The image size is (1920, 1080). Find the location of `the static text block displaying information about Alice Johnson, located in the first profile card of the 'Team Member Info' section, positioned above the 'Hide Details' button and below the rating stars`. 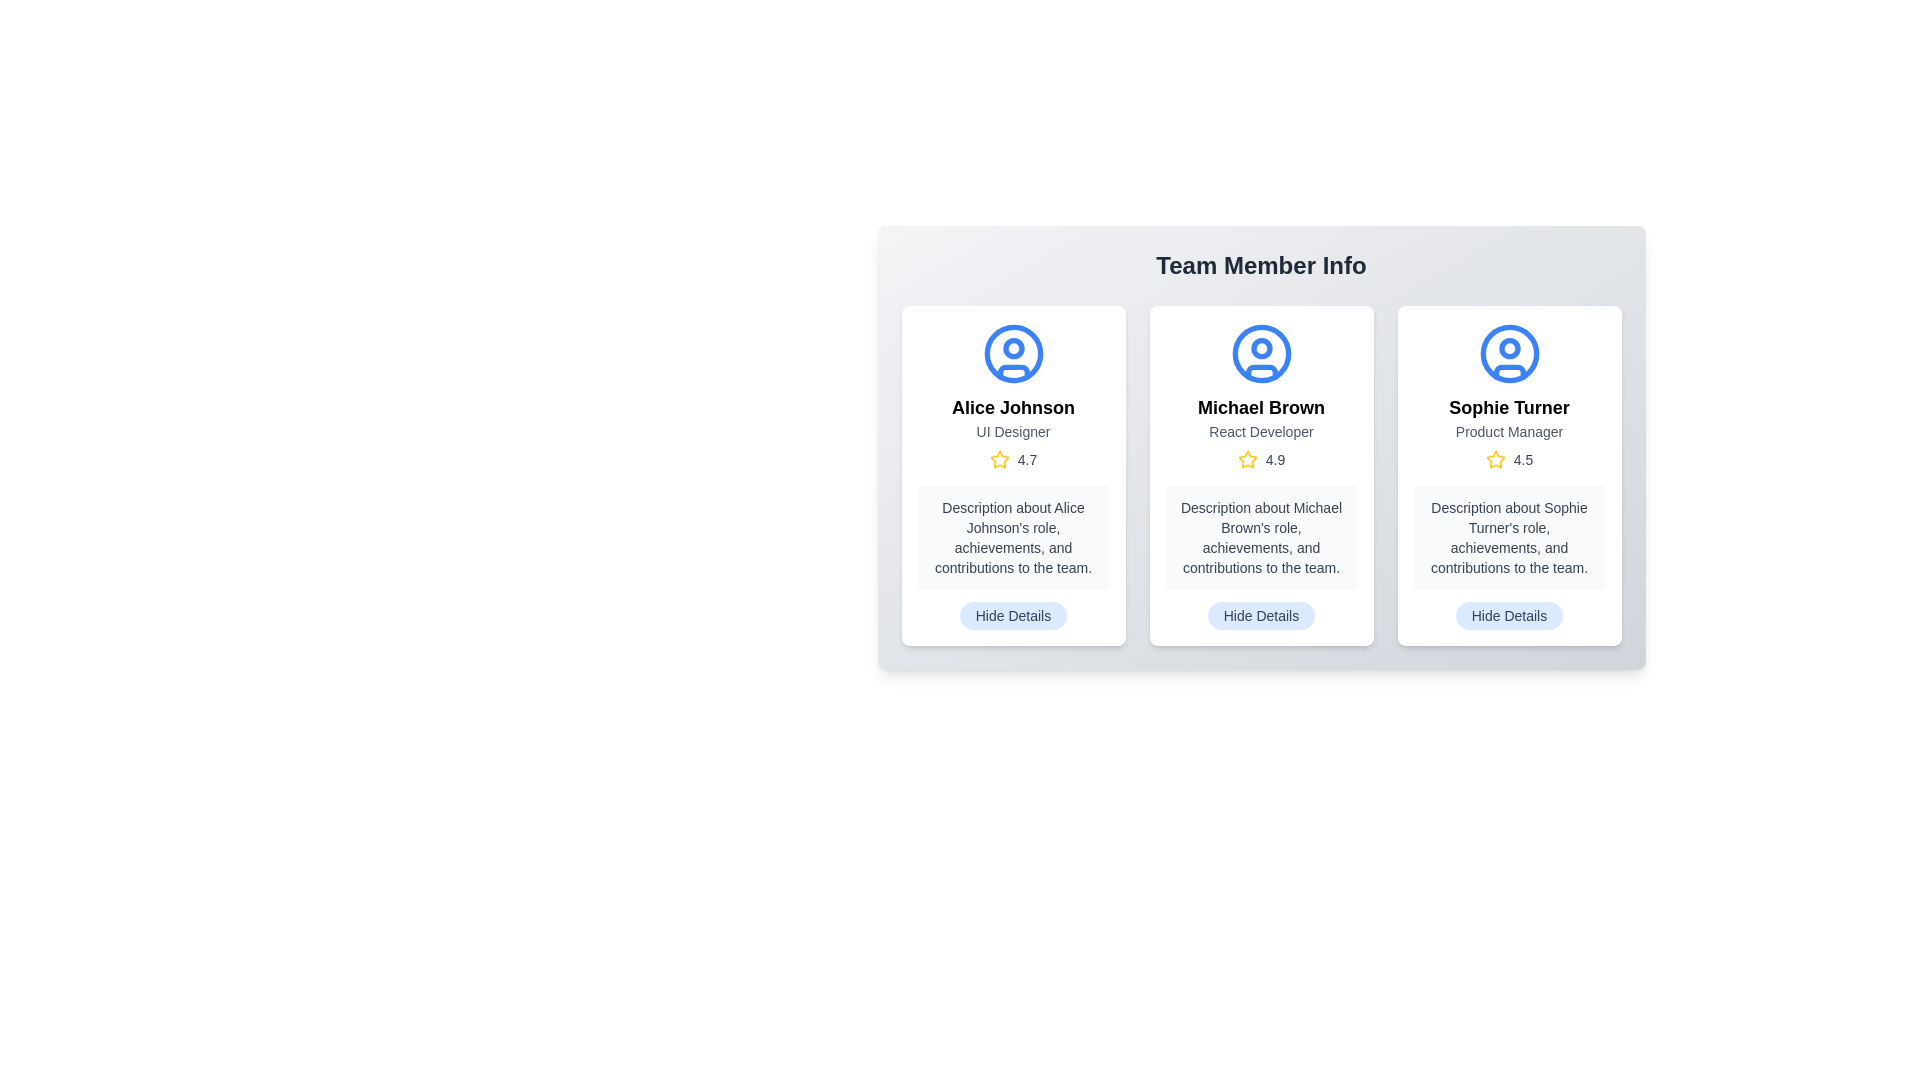

the static text block displaying information about Alice Johnson, located in the first profile card of the 'Team Member Info' section, positioned above the 'Hide Details' button and below the rating stars is located at coordinates (1013, 536).